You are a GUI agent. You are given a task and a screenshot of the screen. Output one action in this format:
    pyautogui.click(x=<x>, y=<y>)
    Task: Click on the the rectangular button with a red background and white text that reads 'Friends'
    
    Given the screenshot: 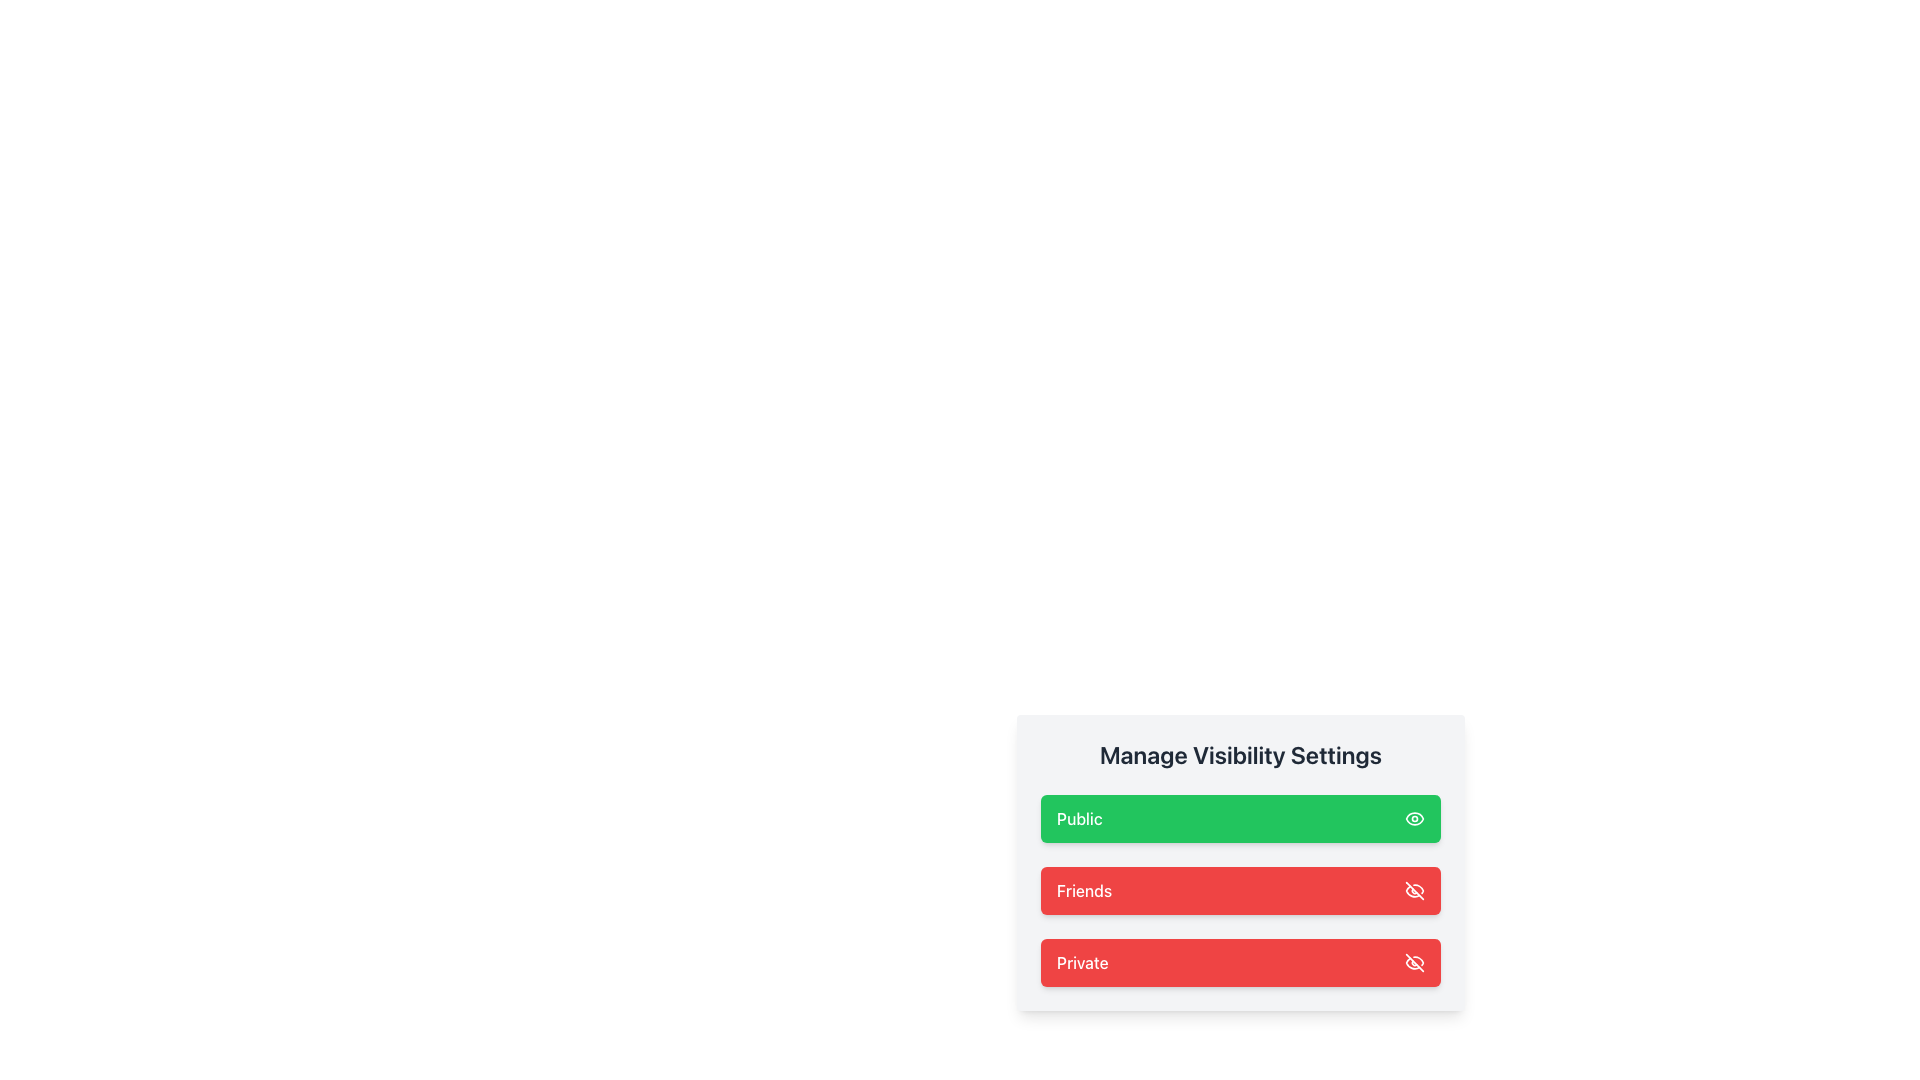 What is the action you would take?
    pyautogui.click(x=1240, y=890)
    